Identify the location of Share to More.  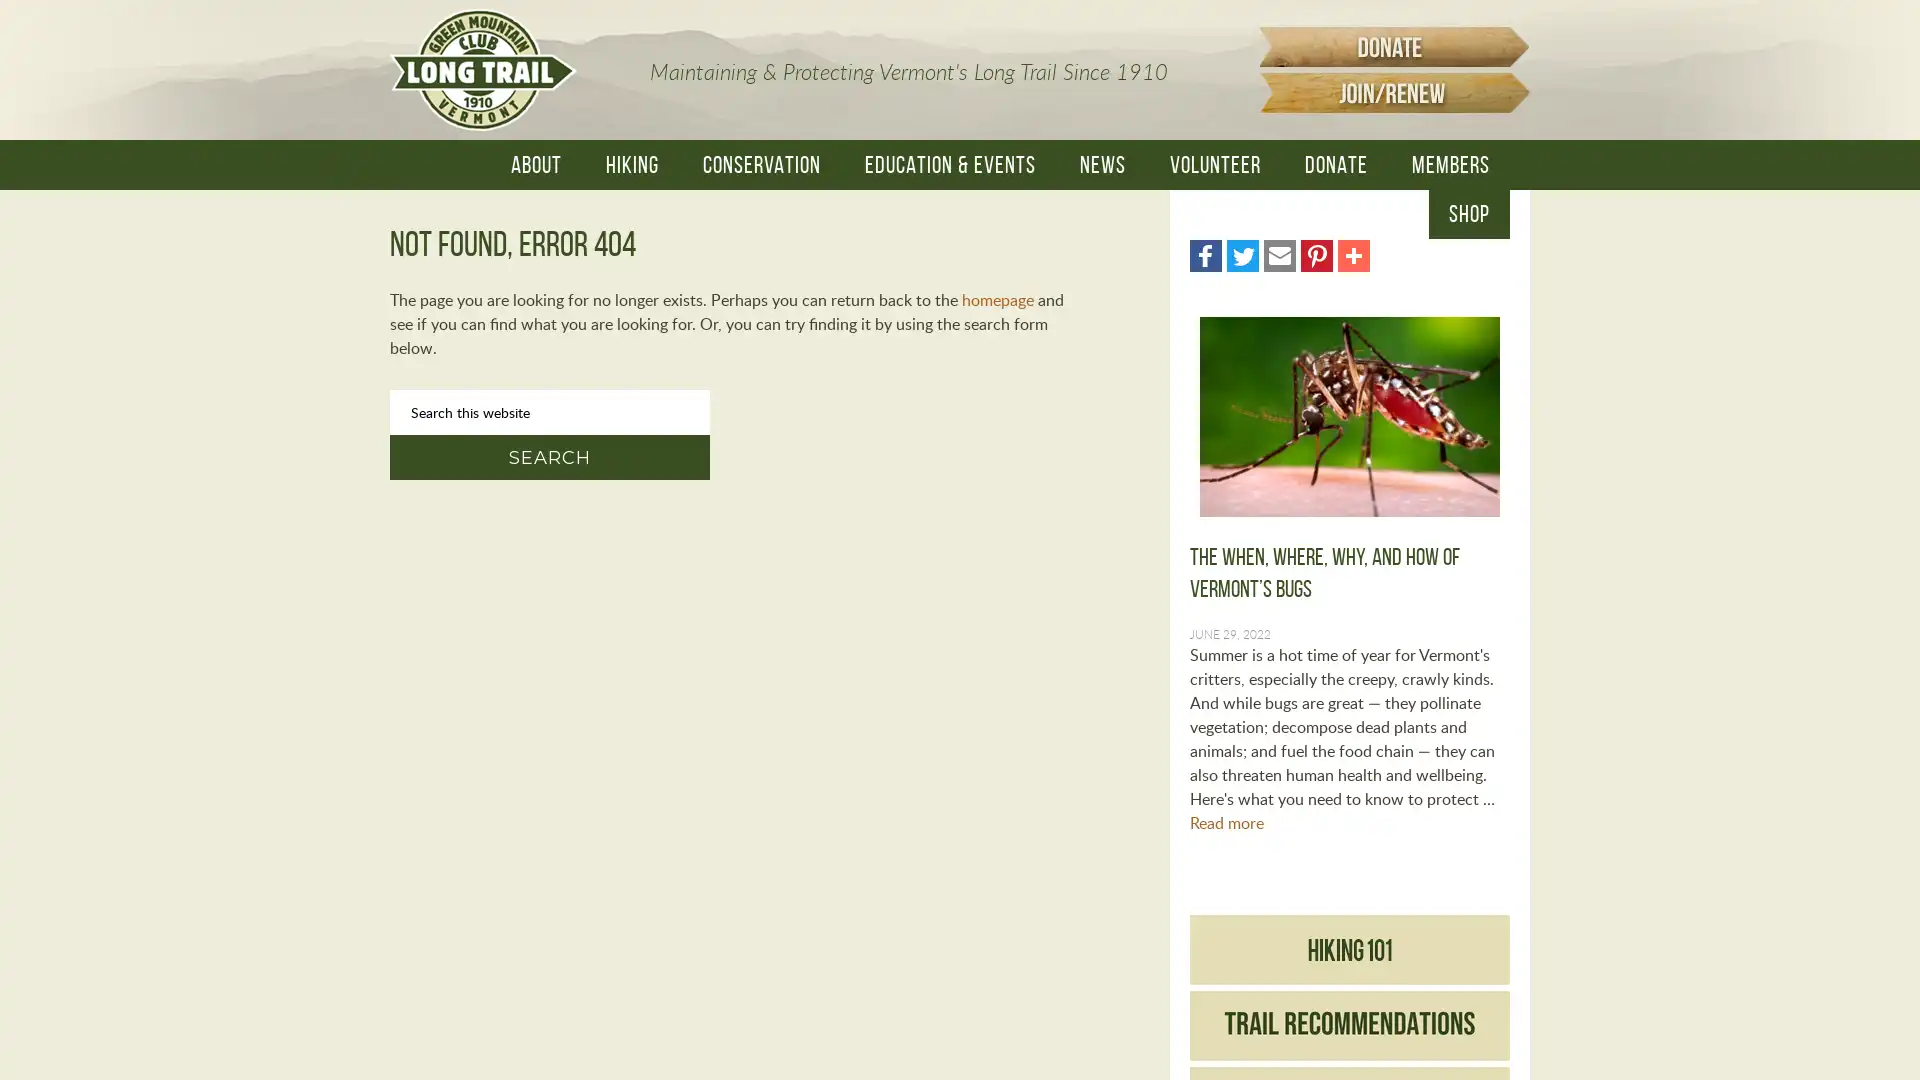
(1353, 254).